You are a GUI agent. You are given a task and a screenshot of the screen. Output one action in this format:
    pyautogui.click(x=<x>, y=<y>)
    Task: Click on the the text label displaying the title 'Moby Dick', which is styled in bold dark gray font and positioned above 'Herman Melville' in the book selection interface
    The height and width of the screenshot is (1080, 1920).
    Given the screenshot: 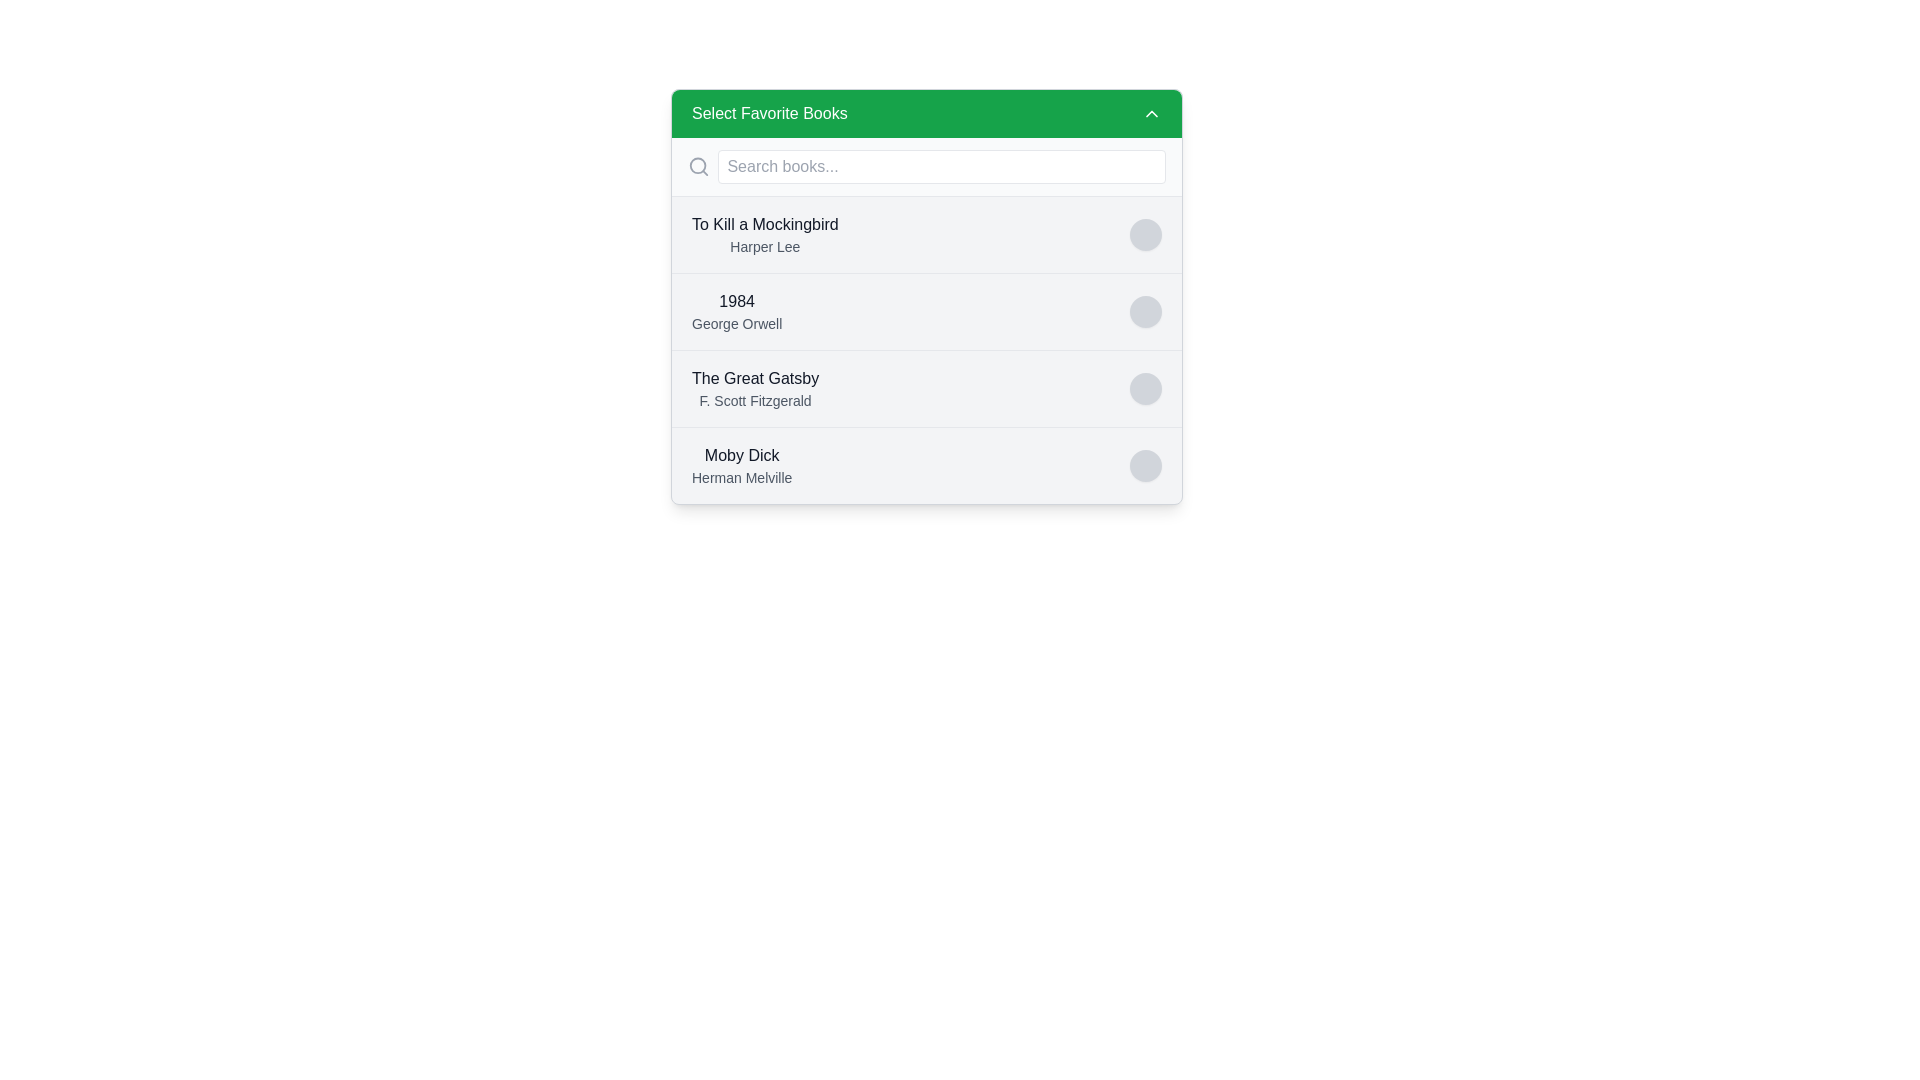 What is the action you would take?
    pyautogui.click(x=741, y=455)
    